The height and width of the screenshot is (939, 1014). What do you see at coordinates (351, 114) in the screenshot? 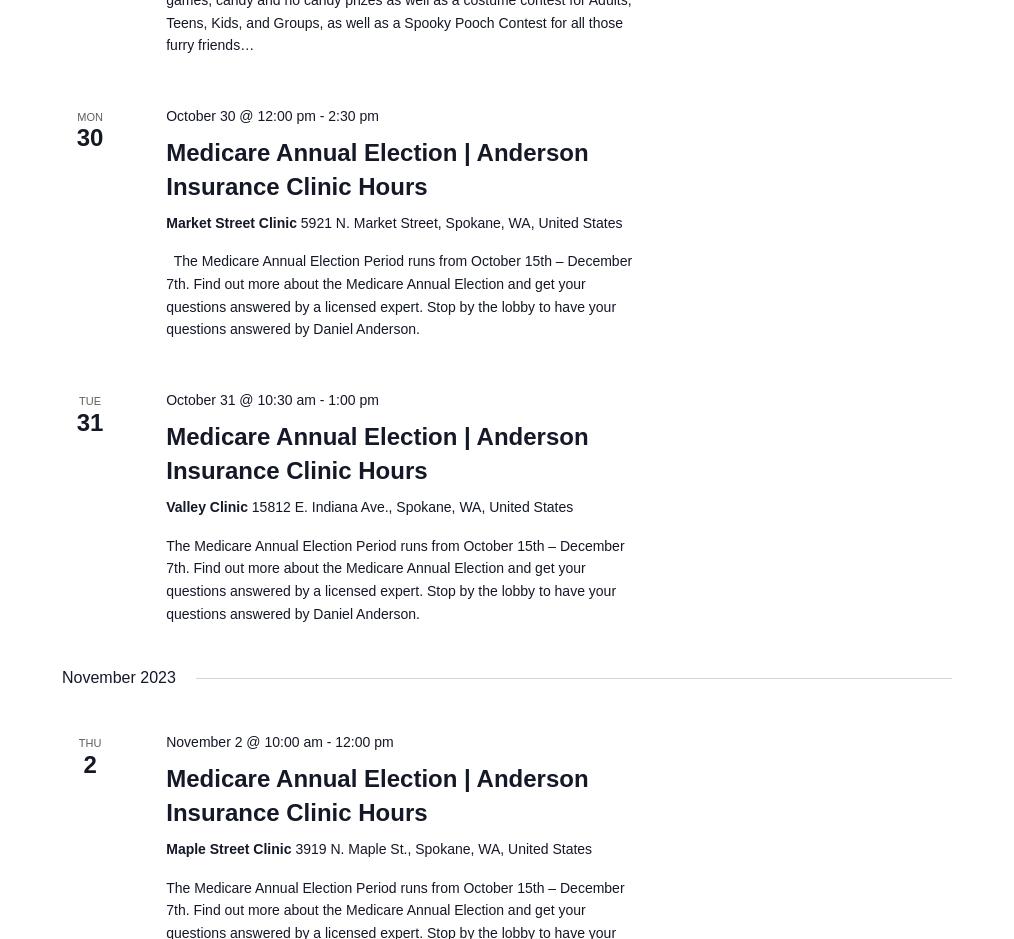
I see `'2:30 pm'` at bounding box center [351, 114].